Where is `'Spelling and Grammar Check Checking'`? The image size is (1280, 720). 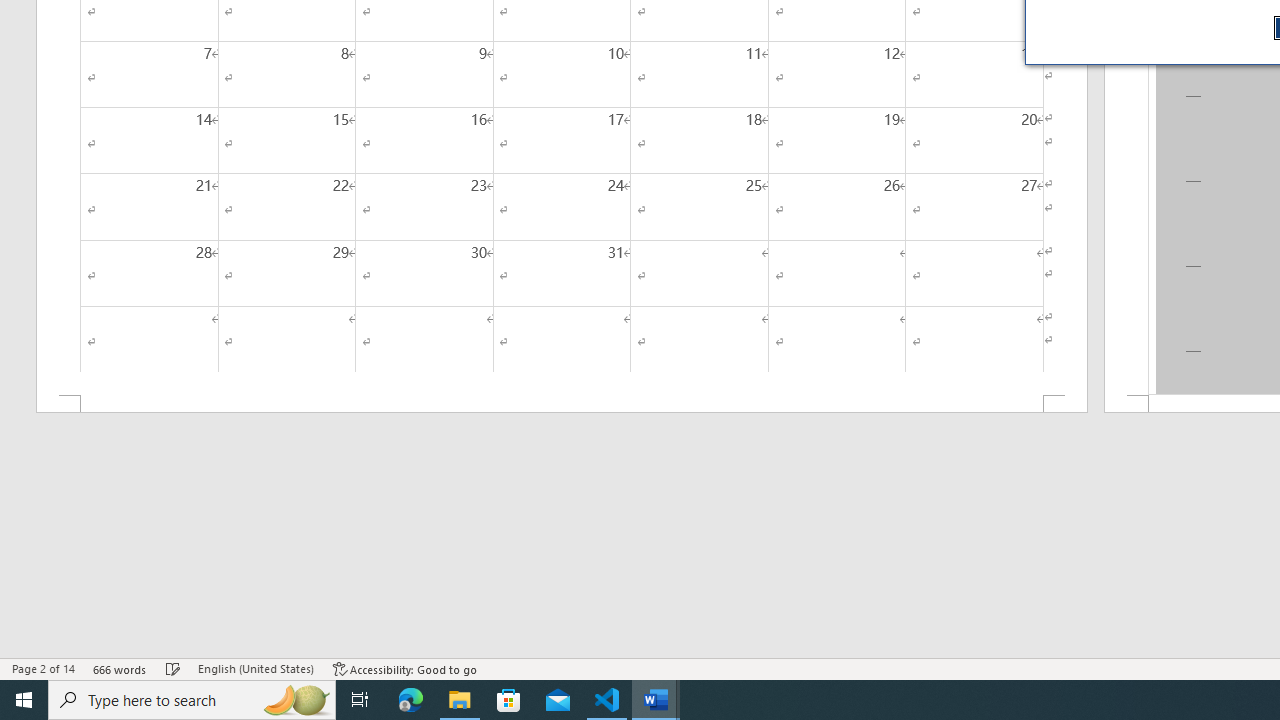
'Spelling and Grammar Check Checking' is located at coordinates (173, 669).